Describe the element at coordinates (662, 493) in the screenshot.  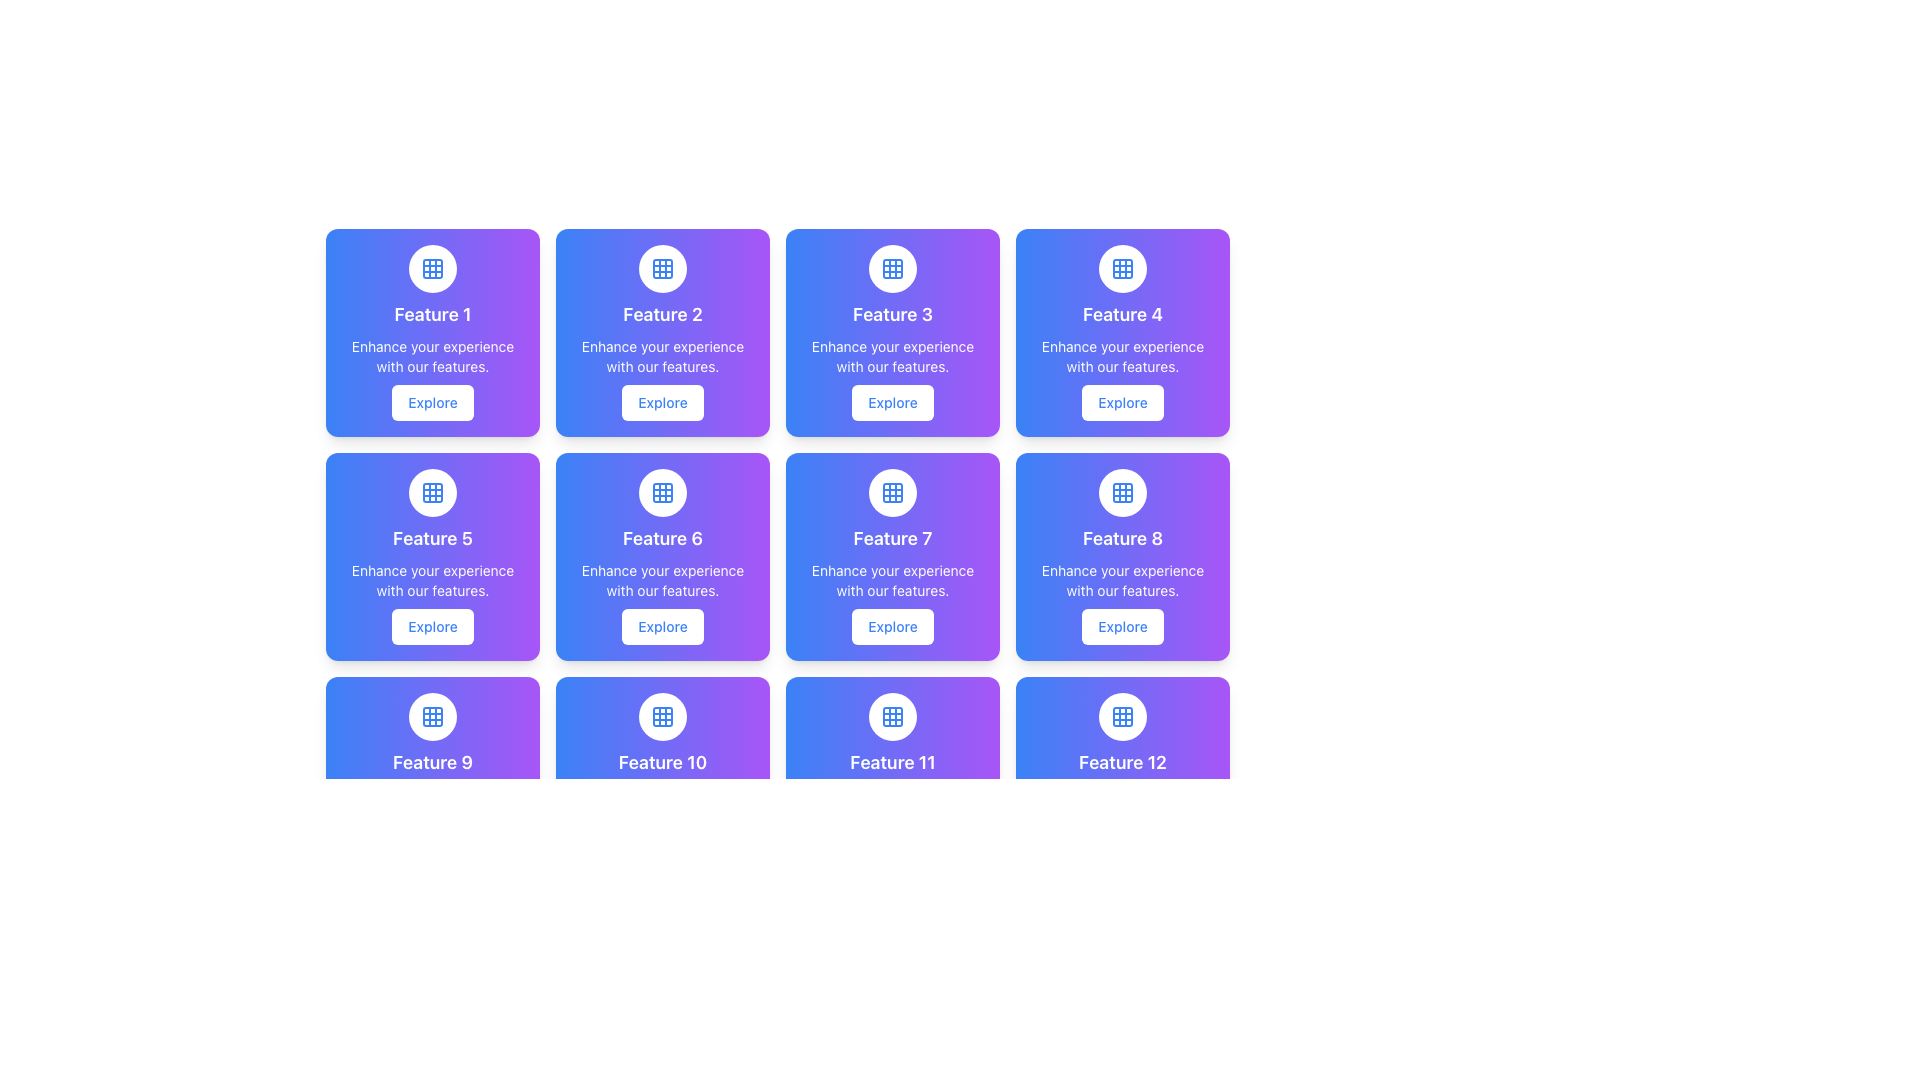
I see `the central square of the grid icon within the 'Feature 6' card located in the second row and third column of a 4x3 grid layout` at that location.